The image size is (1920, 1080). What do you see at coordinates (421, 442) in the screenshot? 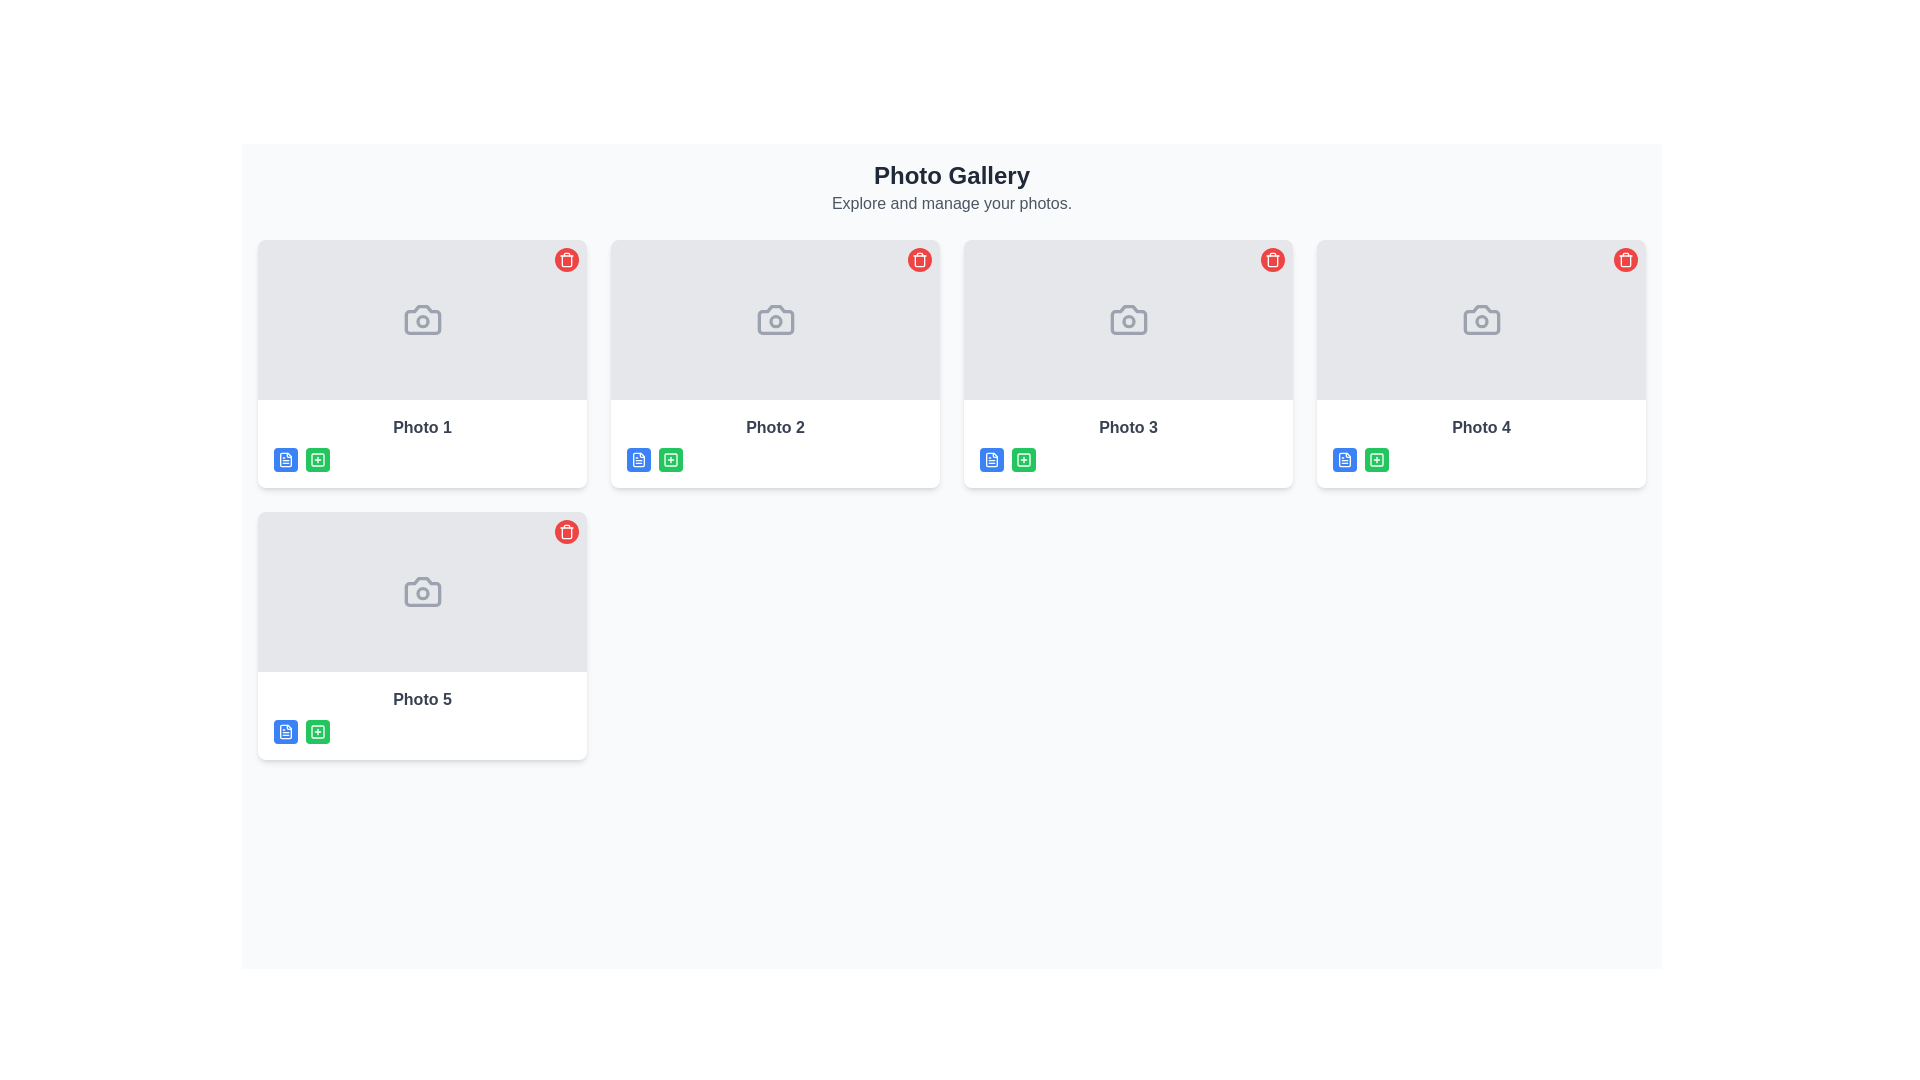
I see `the photo card element in the grid layout that features a camera icon and the text 'Photo 1' in bold gray font using keyboard shortcuts` at bounding box center [421, 442].